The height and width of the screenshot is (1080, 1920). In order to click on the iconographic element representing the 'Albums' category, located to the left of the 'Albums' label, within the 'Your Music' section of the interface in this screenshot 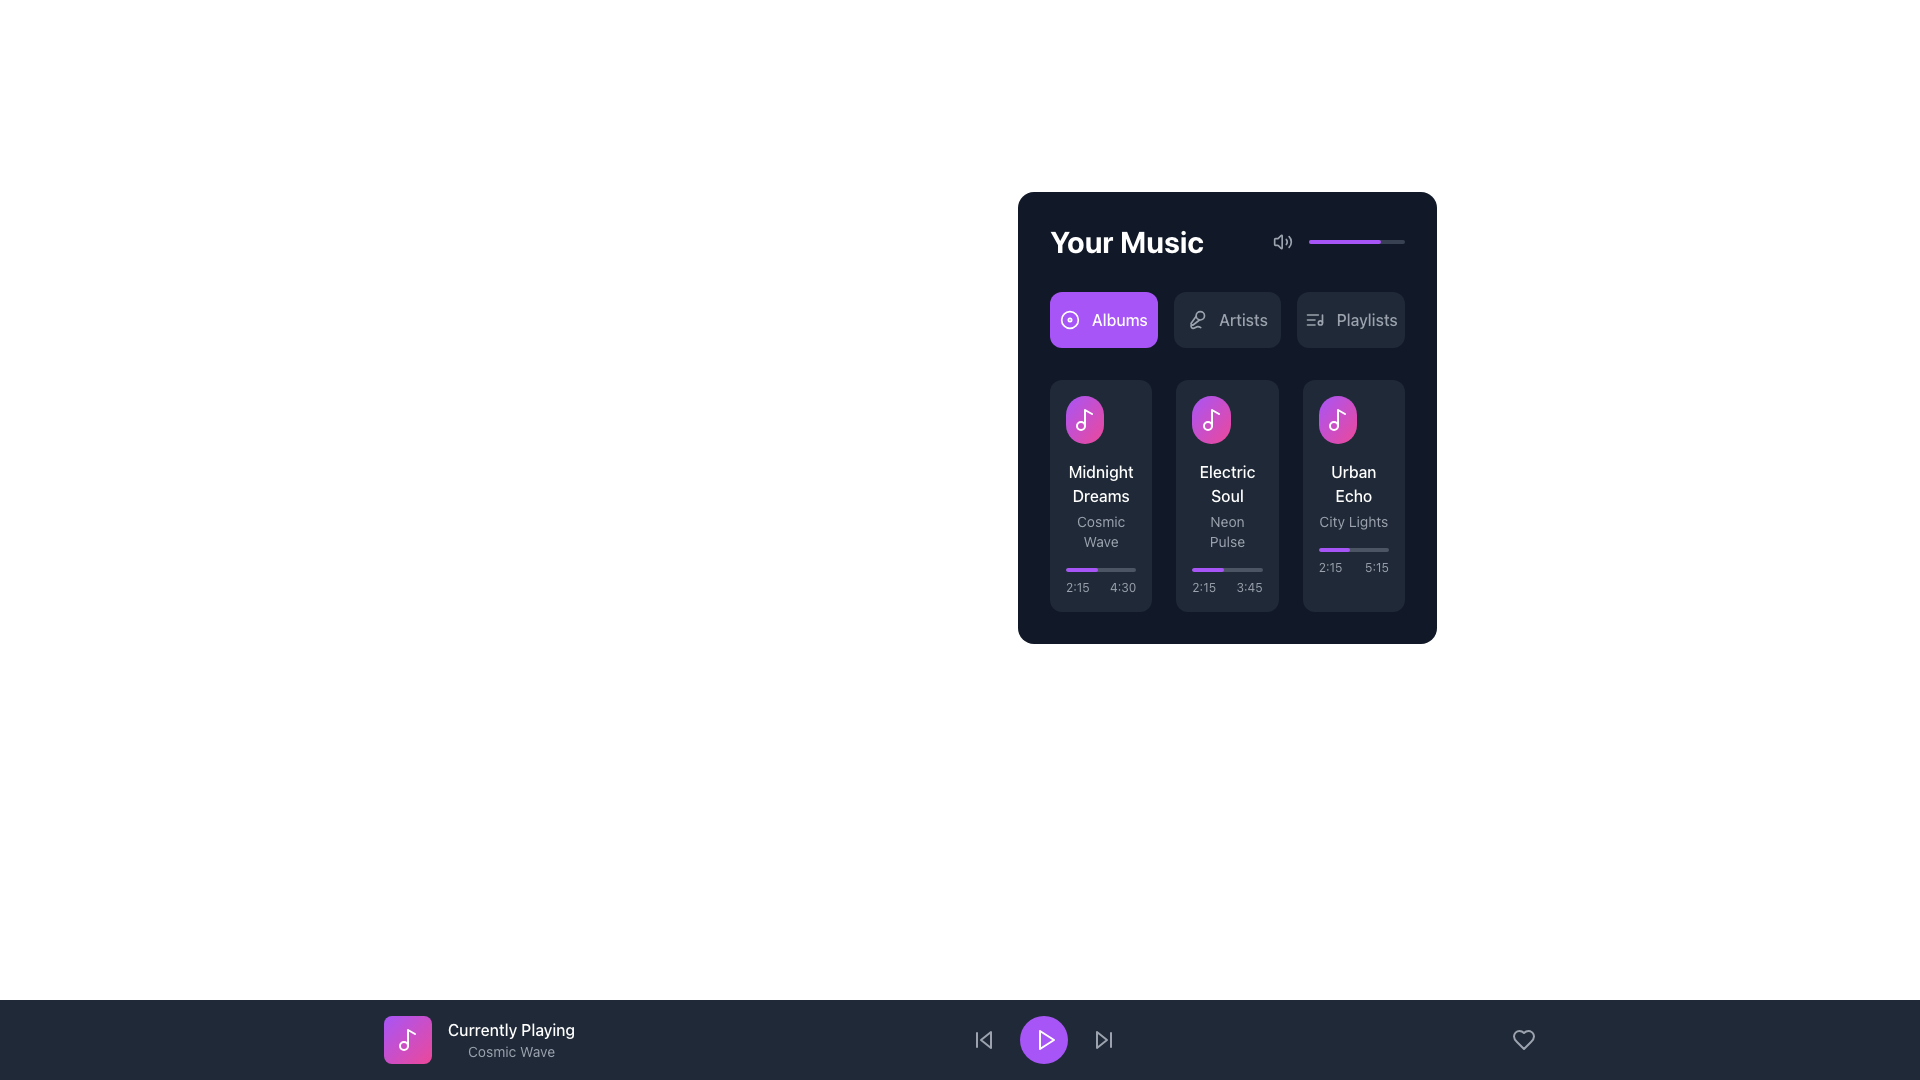, I will do `click(1068, 319)`.